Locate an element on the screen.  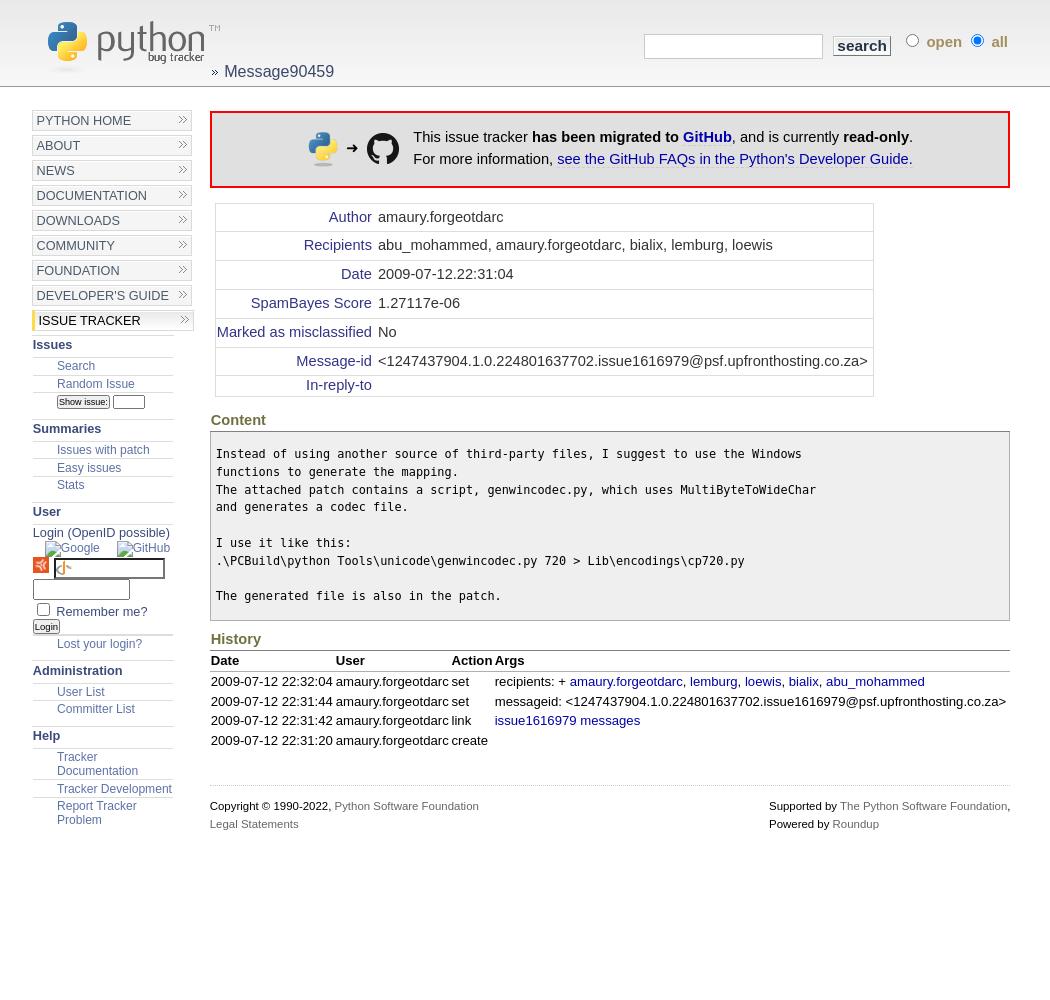
'Tracker Development' is located at coordinates (112, 788).